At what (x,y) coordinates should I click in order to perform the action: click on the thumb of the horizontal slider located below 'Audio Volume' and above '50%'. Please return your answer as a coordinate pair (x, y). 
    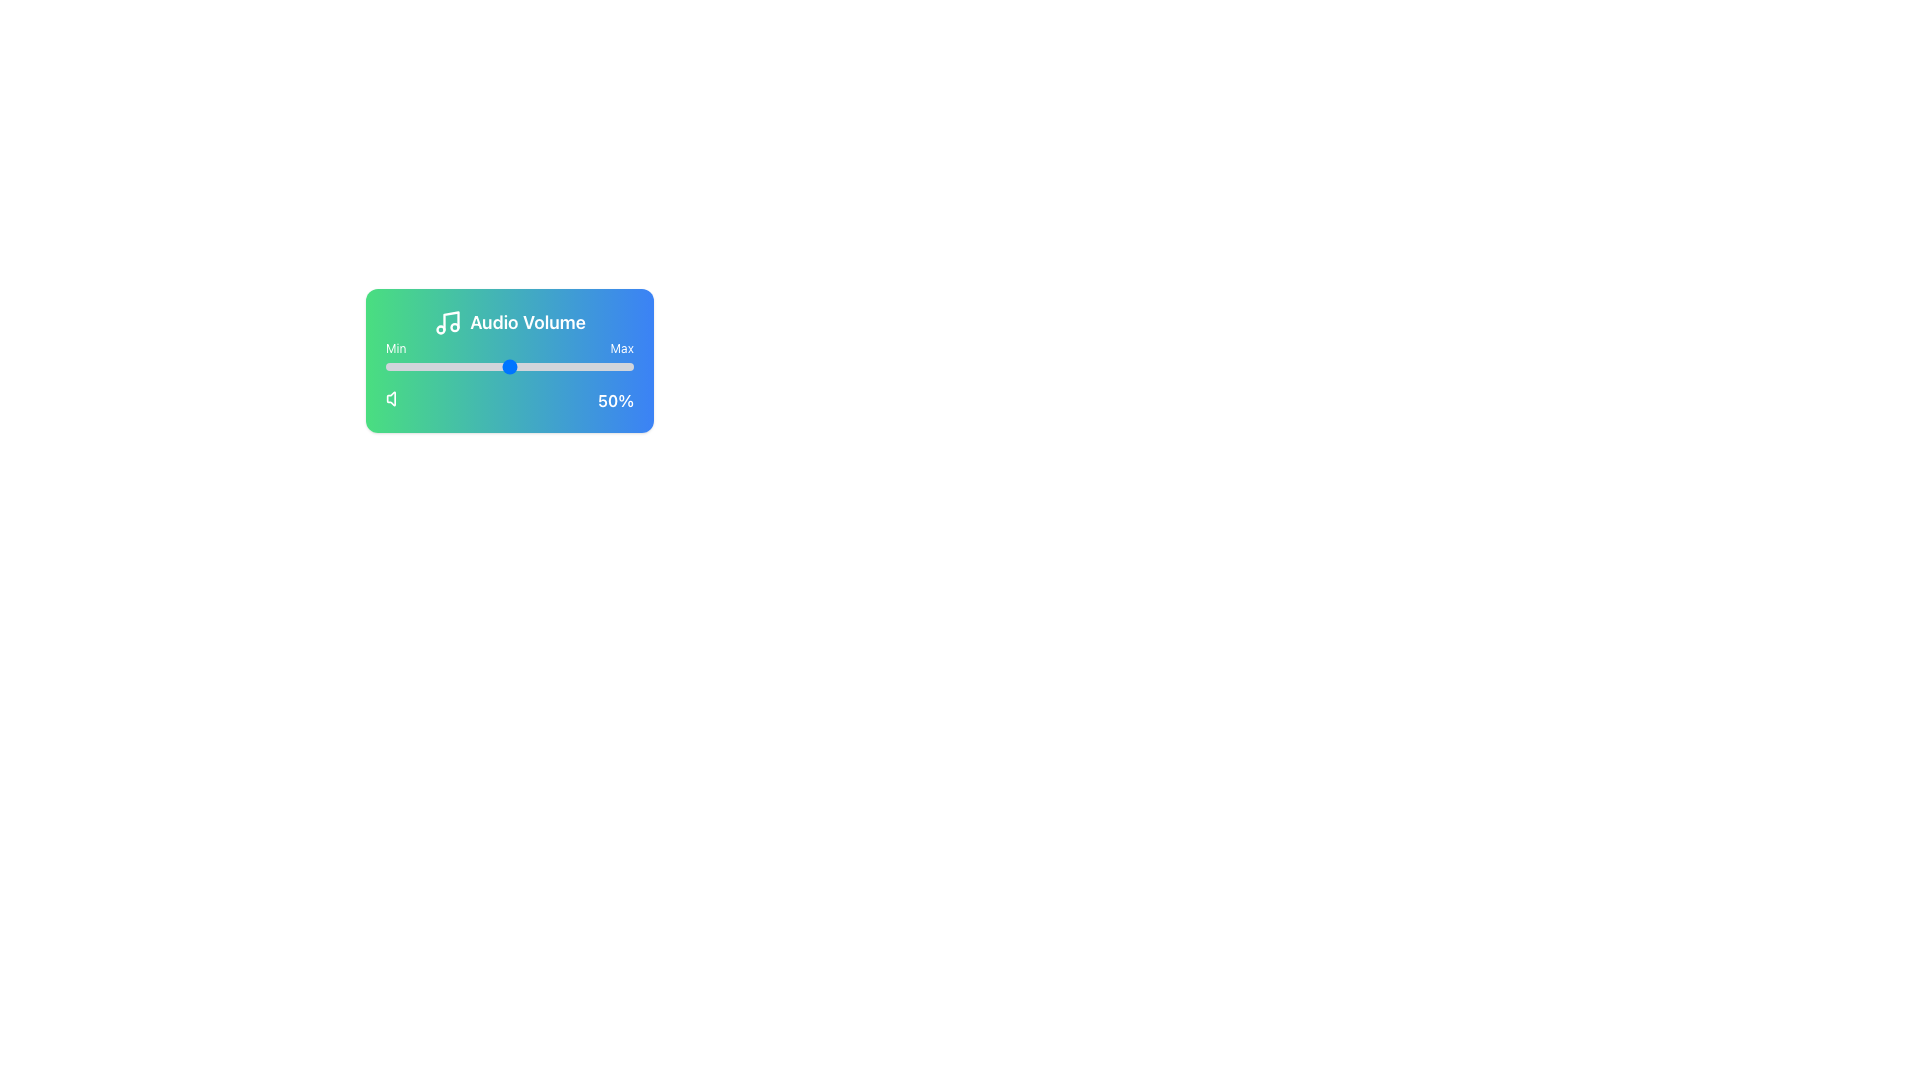
    Looking at the image, I should click on (509, 365).